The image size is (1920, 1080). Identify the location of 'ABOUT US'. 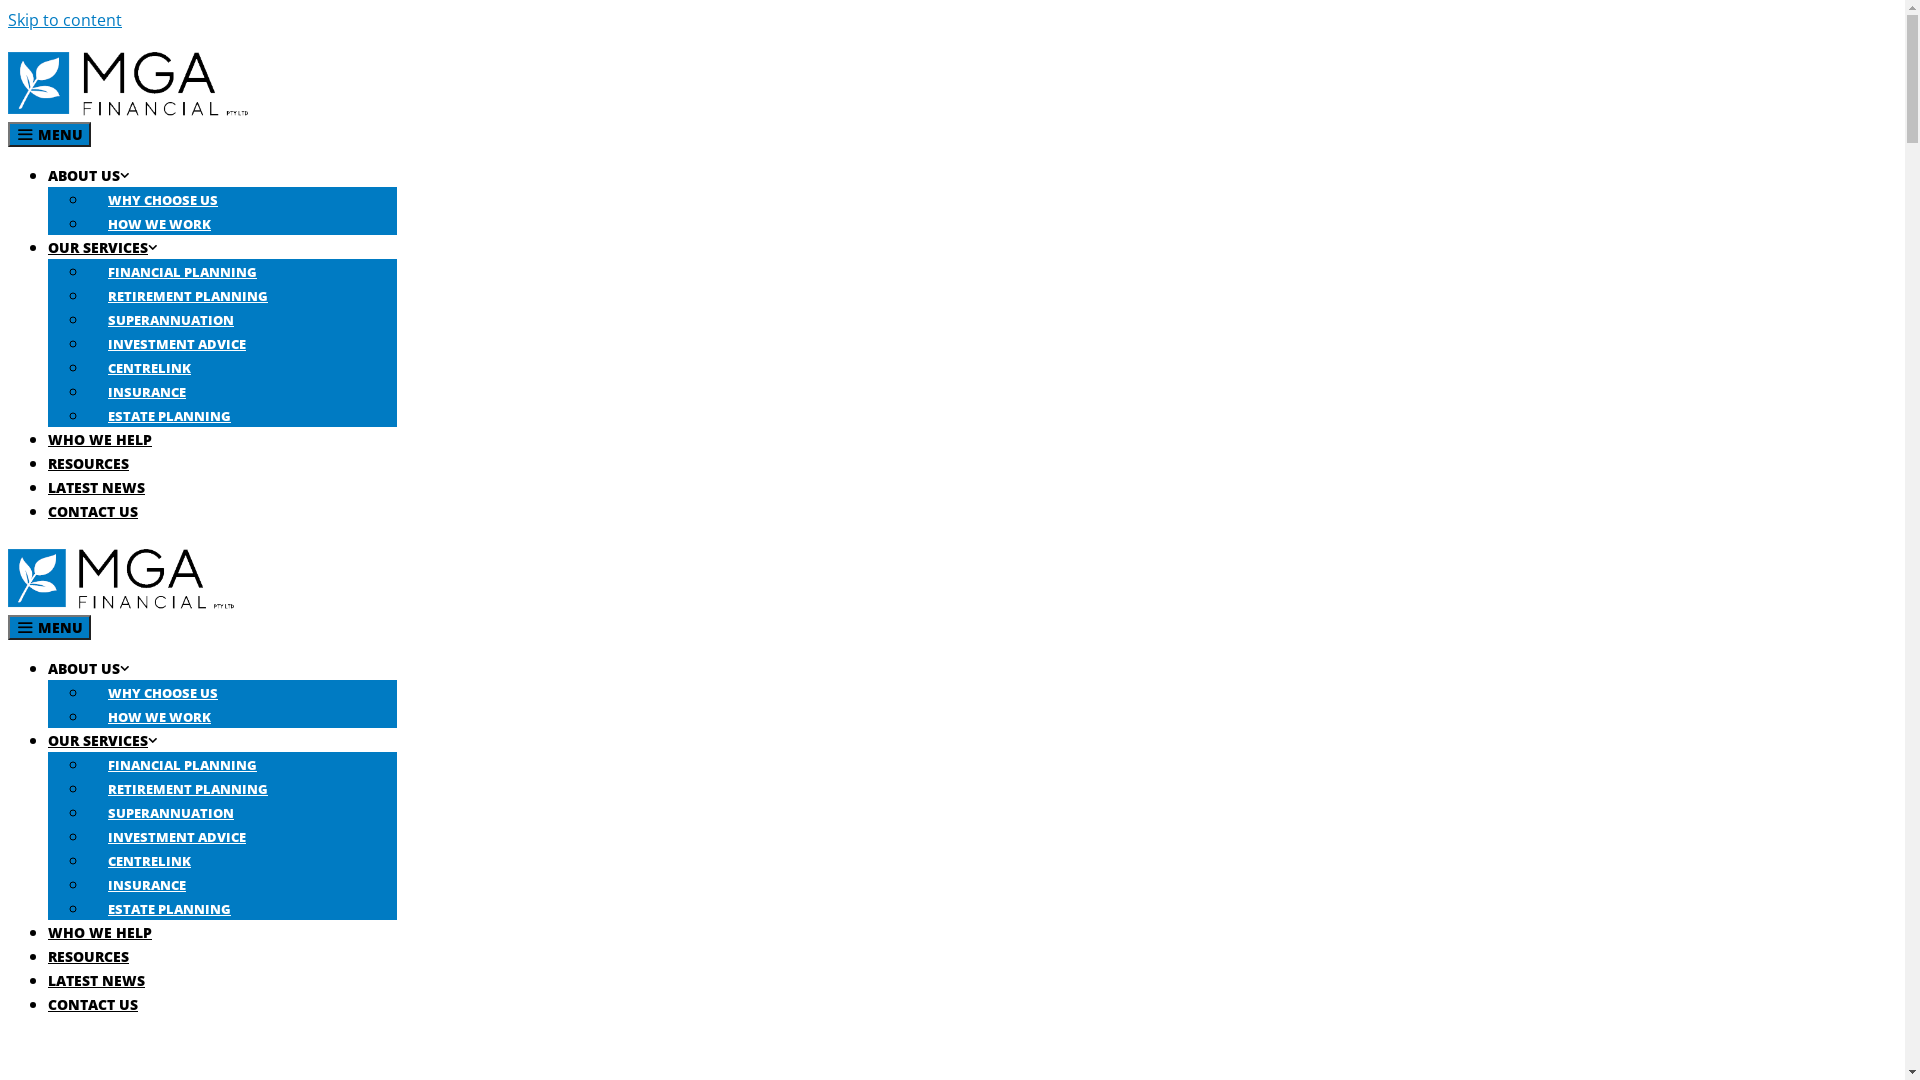
(88, 668).